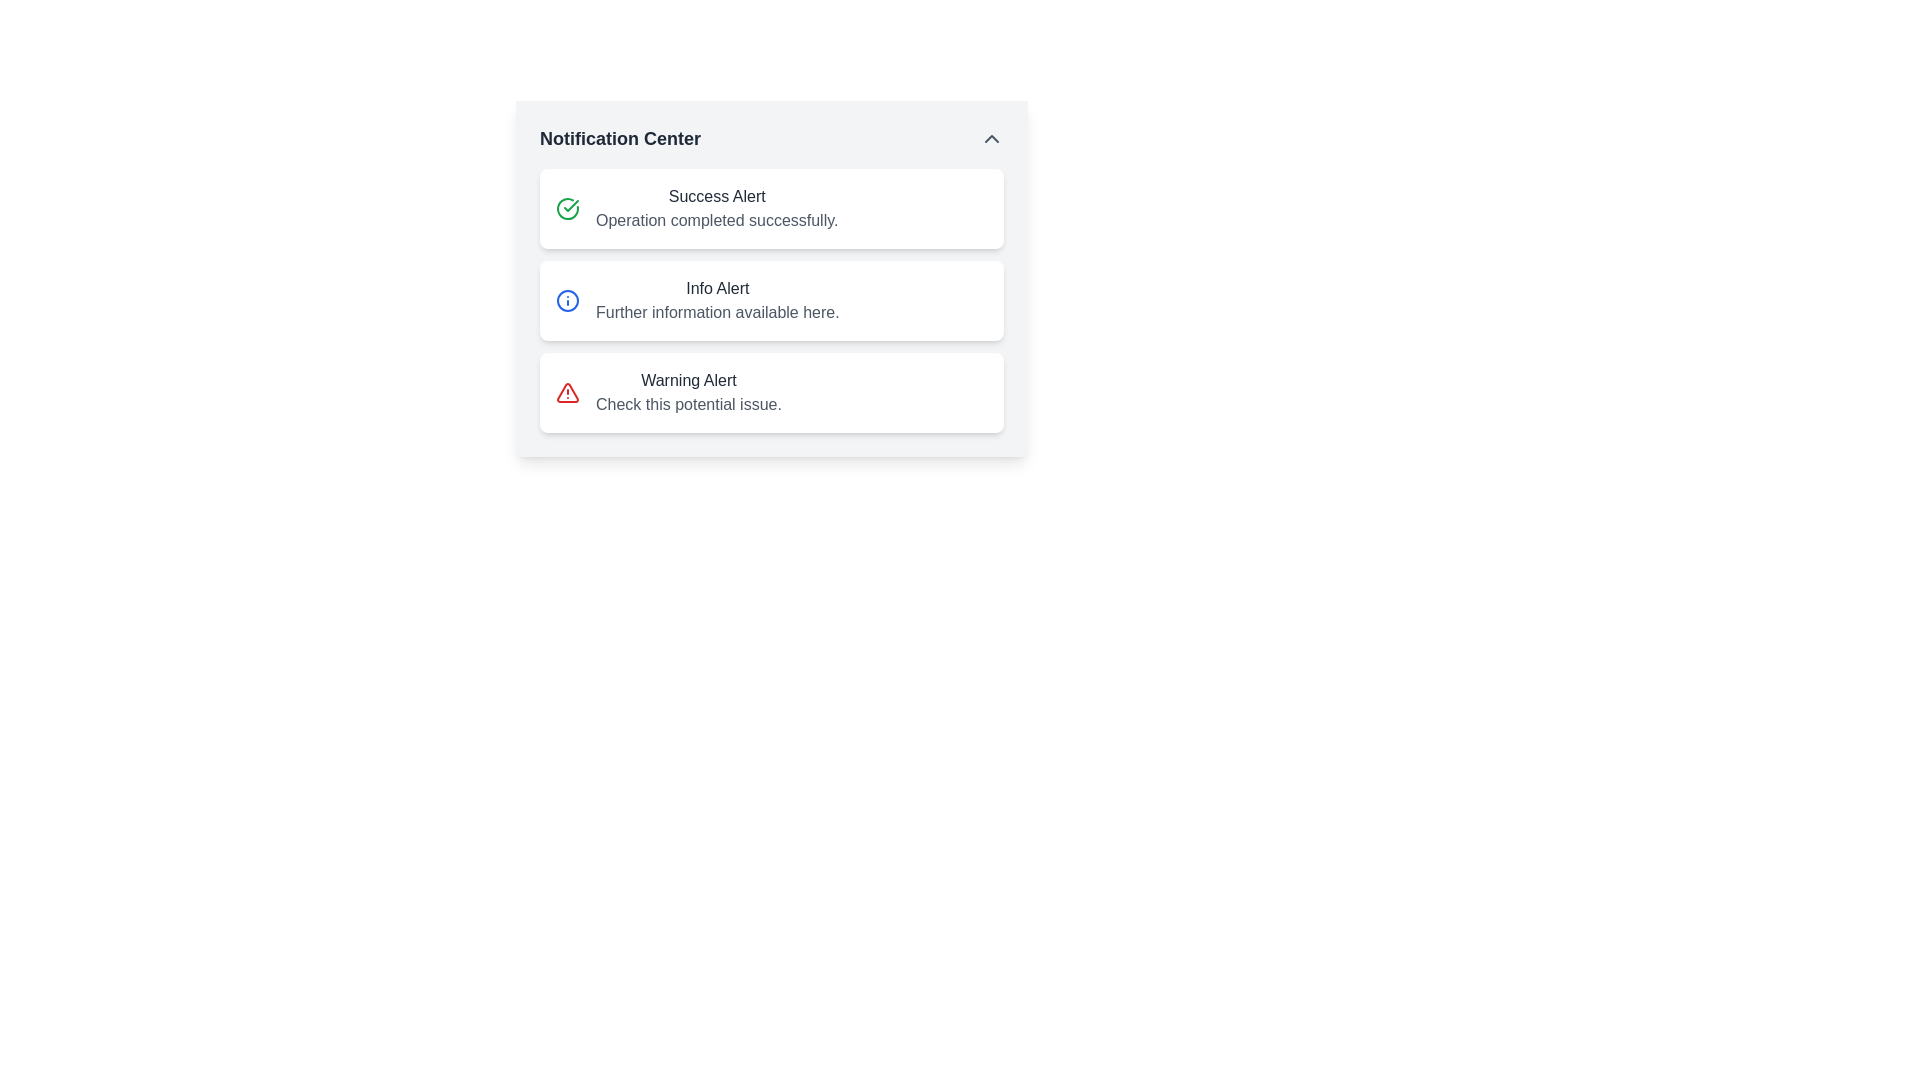 This screenshot has height=1080, width=1920. Describe the element at coordinates (566, 300) in the screenshot. I see `the outermost circular component of the 'info' icon in the 'Info Alert' notification section` at that location.